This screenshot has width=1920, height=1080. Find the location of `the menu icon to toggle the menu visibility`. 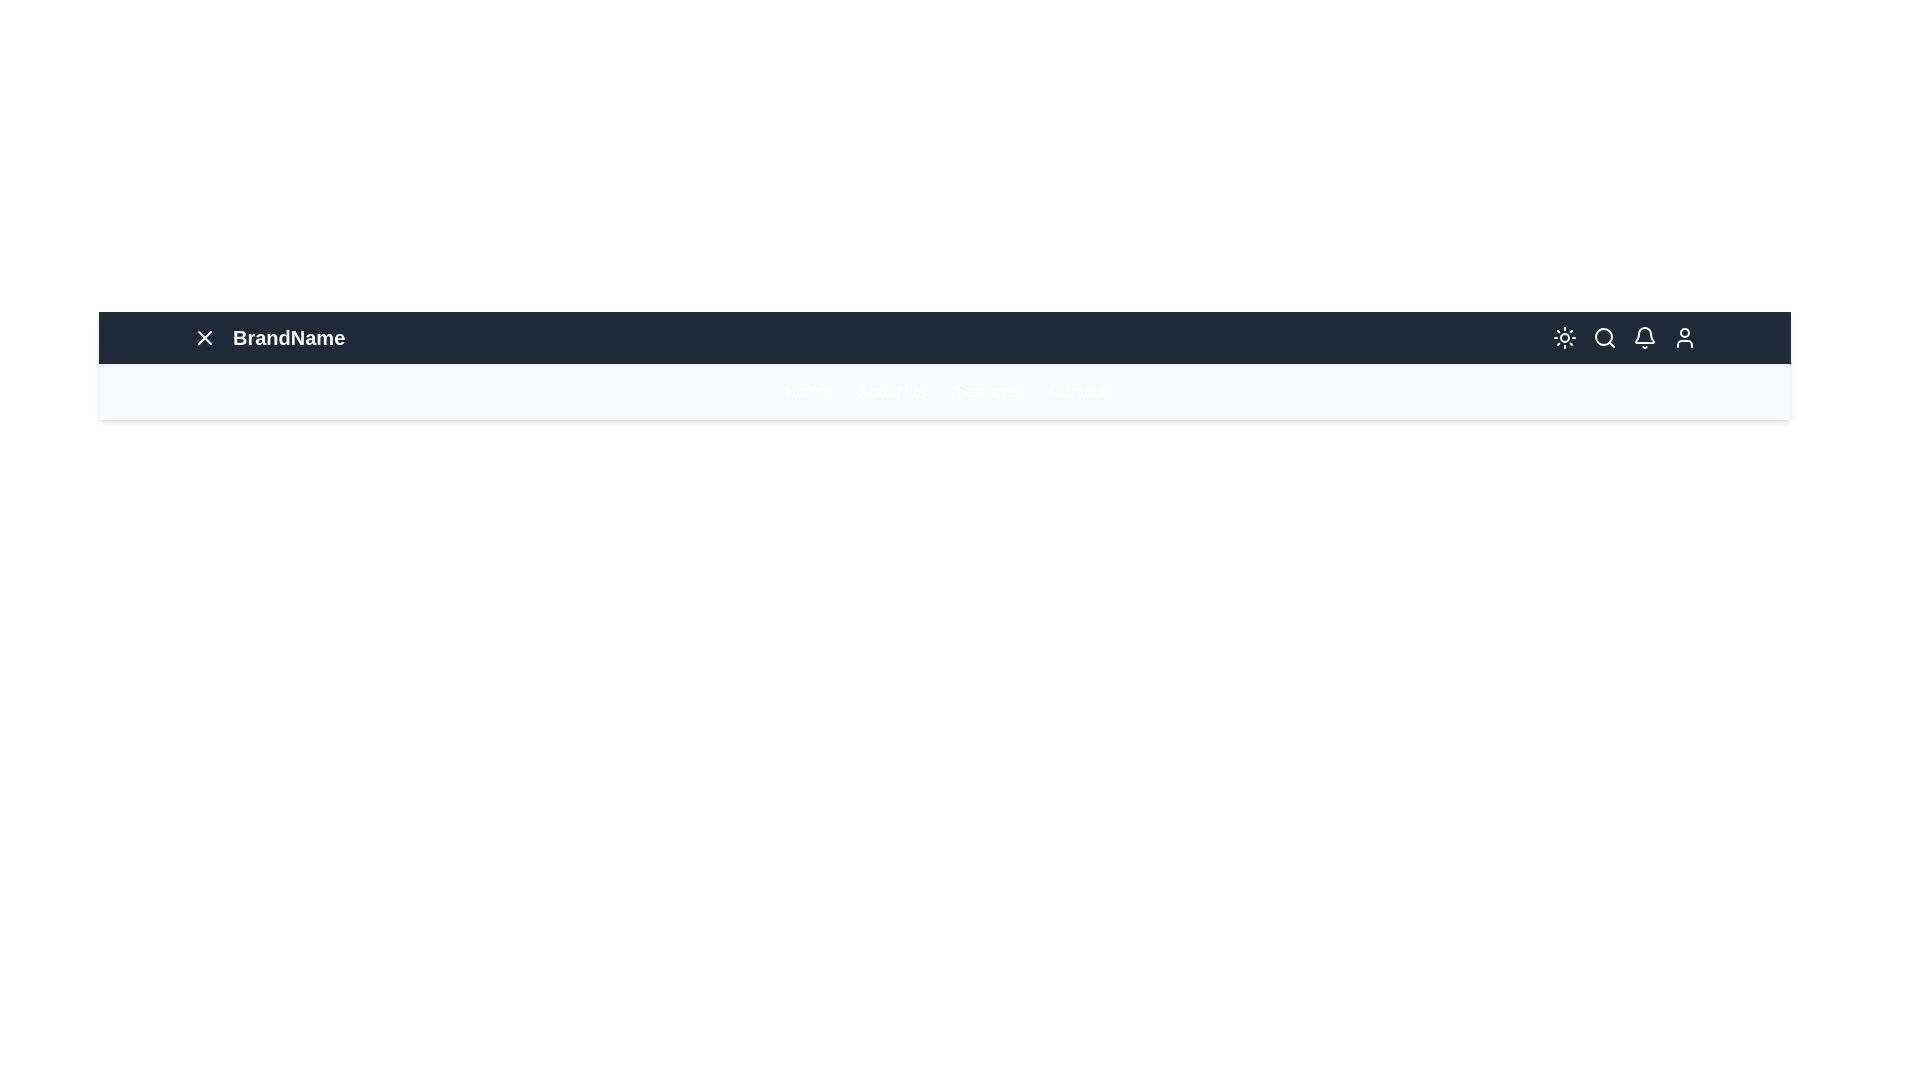

the menu icon to toggle the menu visibility is located at coordinates (205, 337).